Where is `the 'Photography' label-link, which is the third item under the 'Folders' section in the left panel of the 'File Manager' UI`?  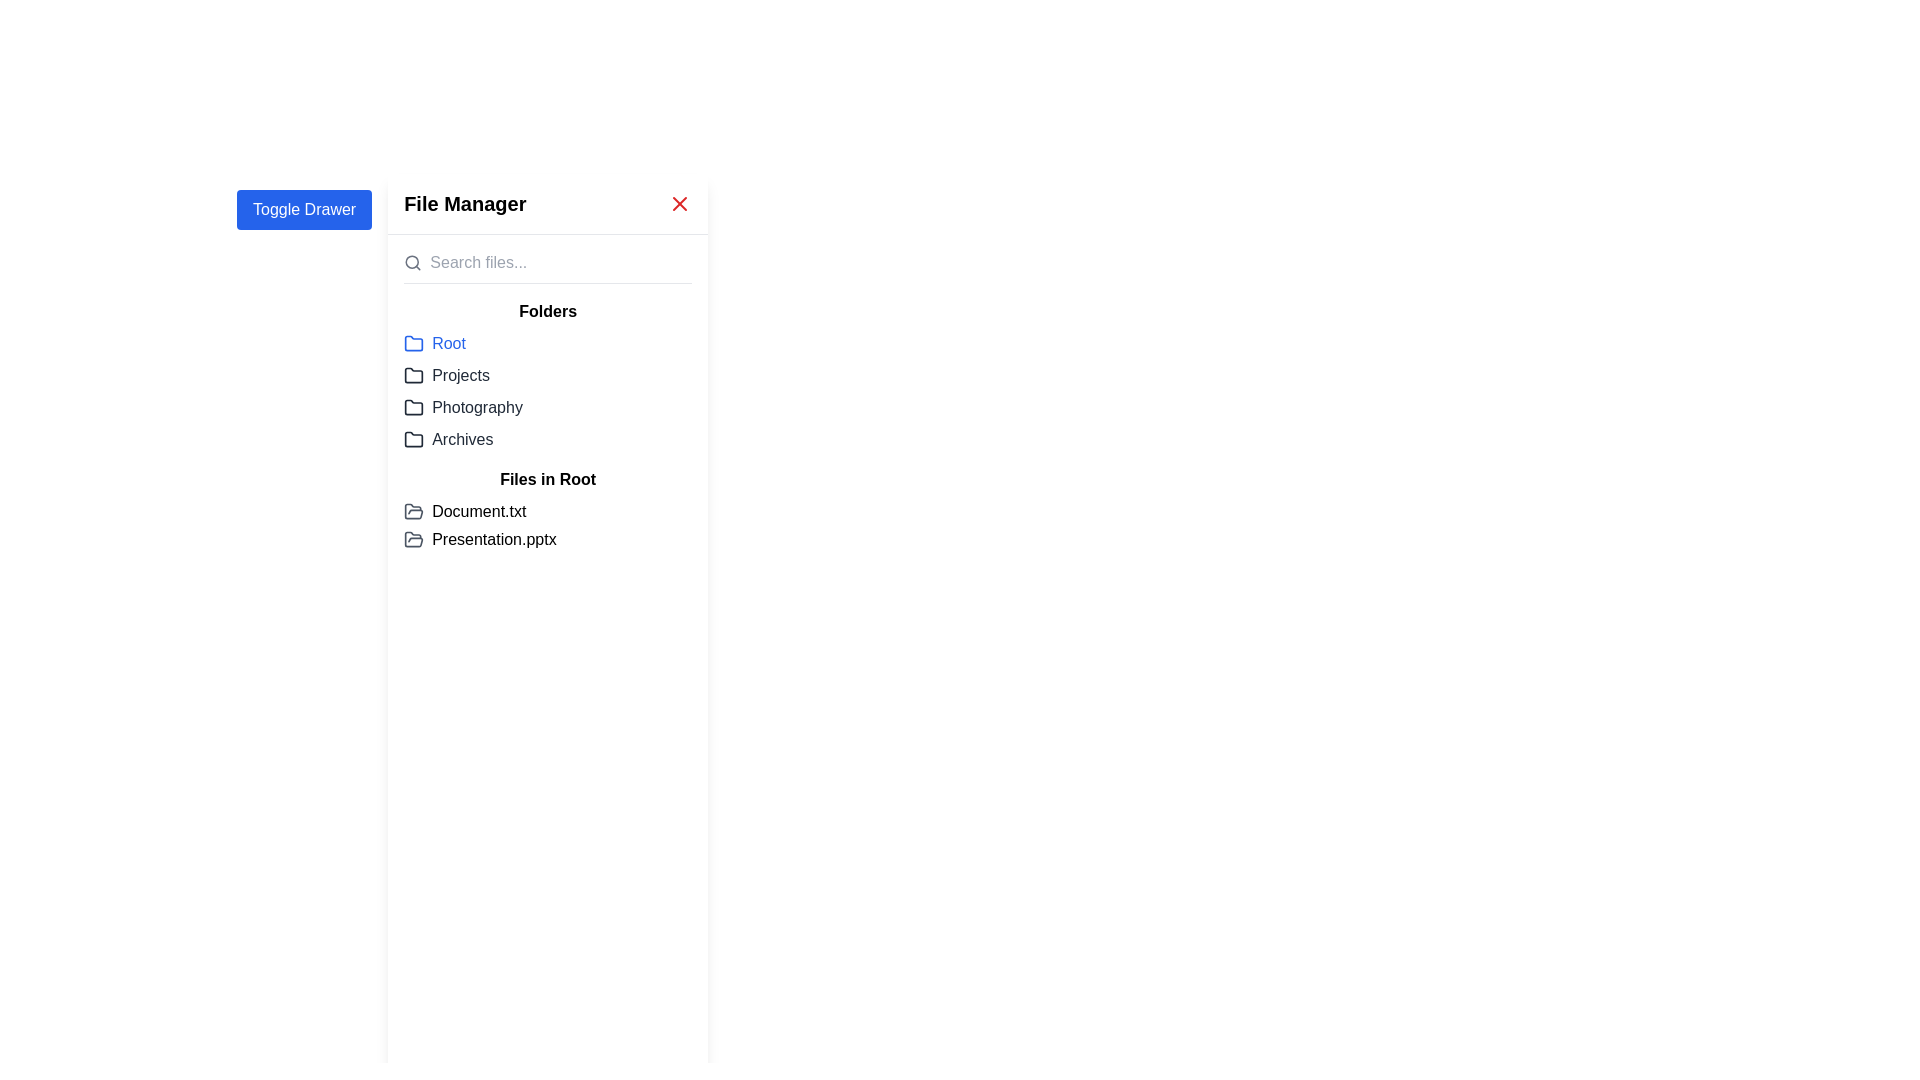 the 'Photography' label-link, which is the third item under the 'Folders' section in the left panel of the 'File Manager' UI is located at coordinates (462, 407).